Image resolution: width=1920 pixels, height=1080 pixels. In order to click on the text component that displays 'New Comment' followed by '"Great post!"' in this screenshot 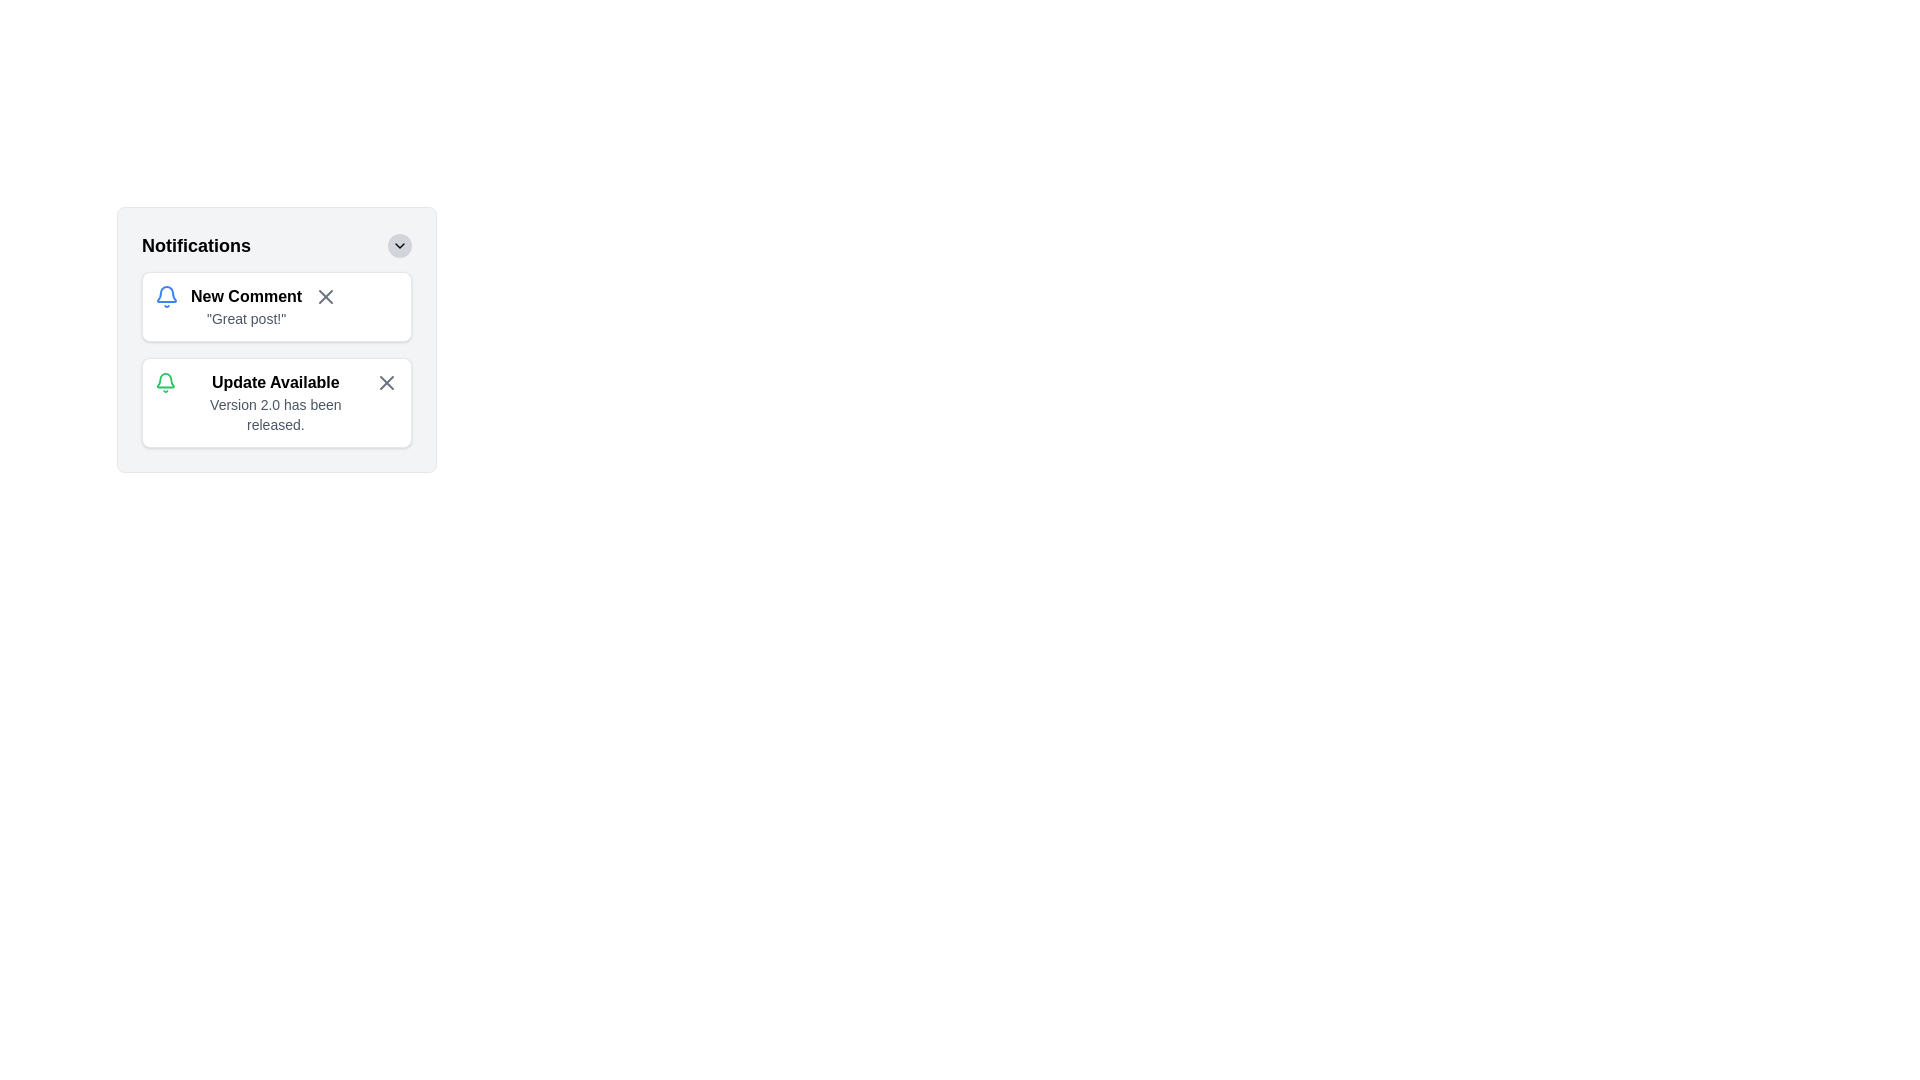, I will do `click(245, 307)`.